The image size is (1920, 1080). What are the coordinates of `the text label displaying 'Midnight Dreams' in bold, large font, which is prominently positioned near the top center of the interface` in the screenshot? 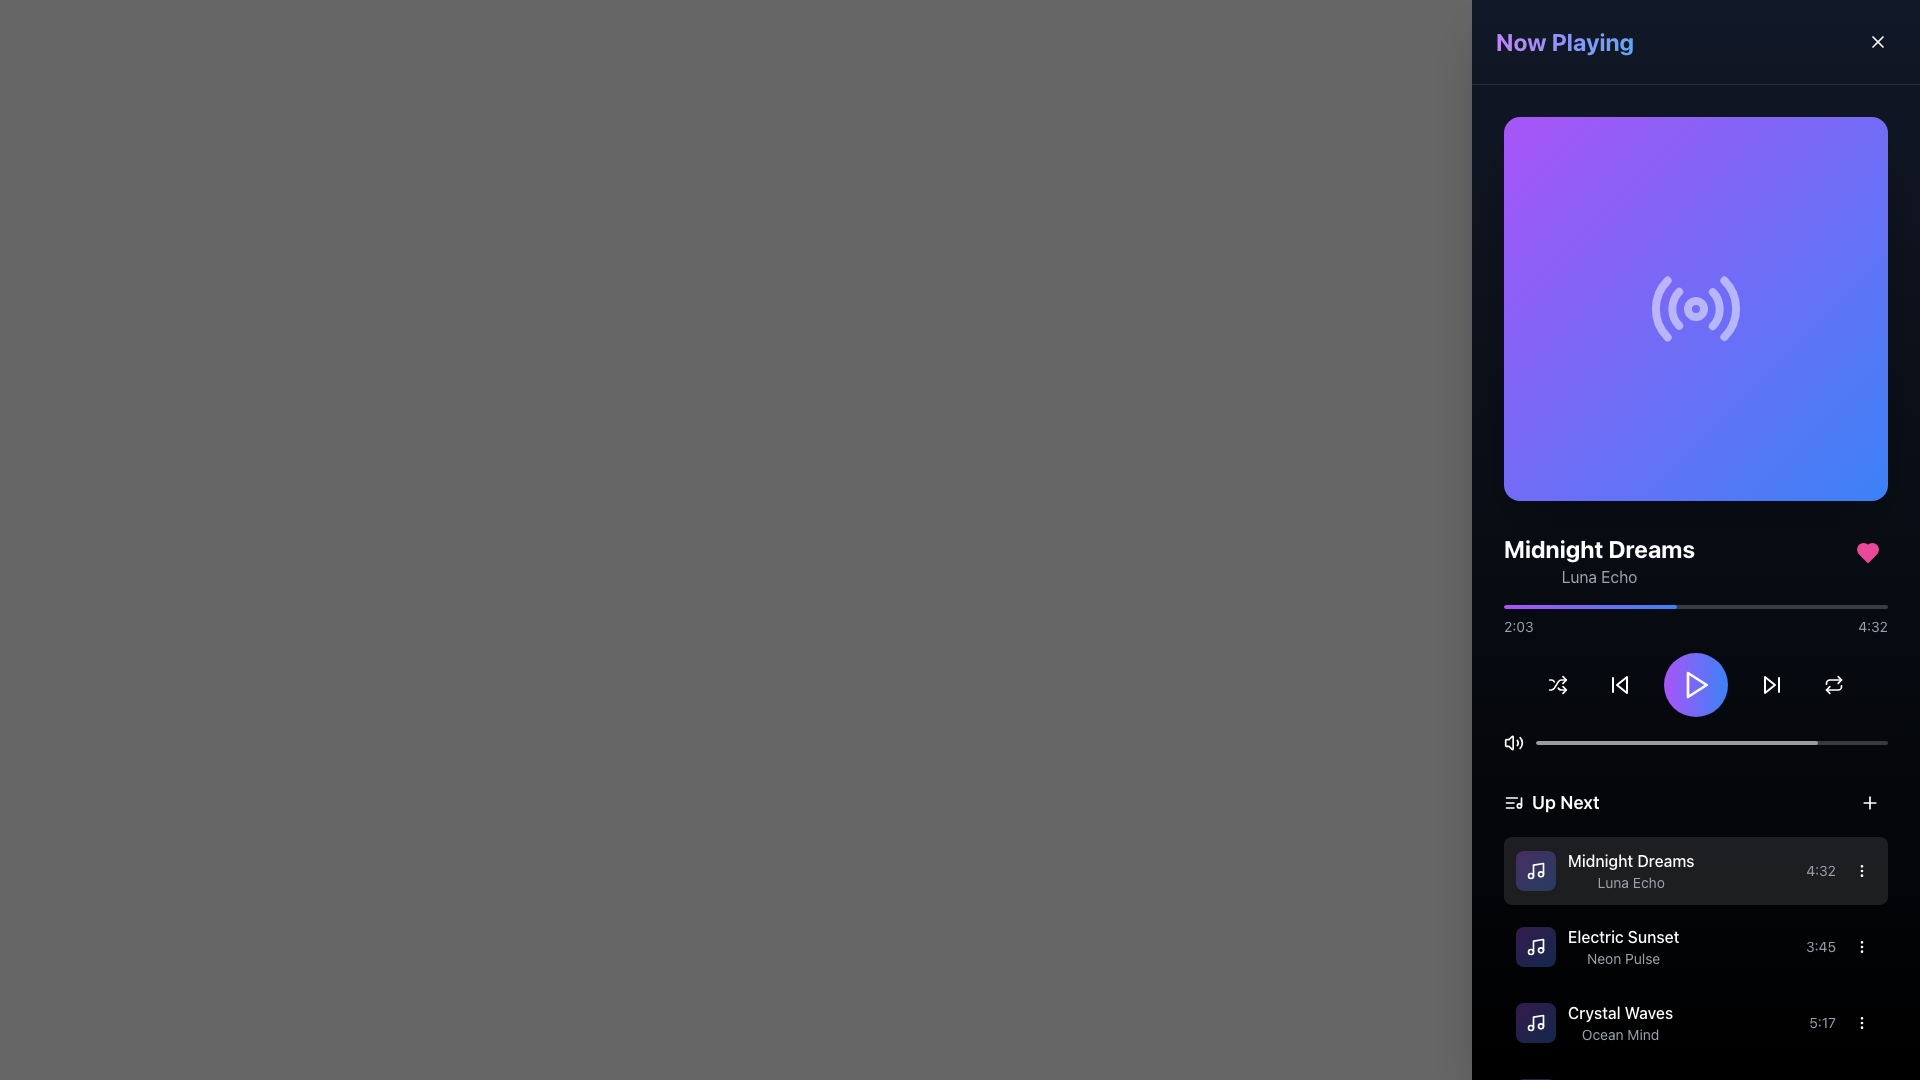 It's located at (1598, 548).